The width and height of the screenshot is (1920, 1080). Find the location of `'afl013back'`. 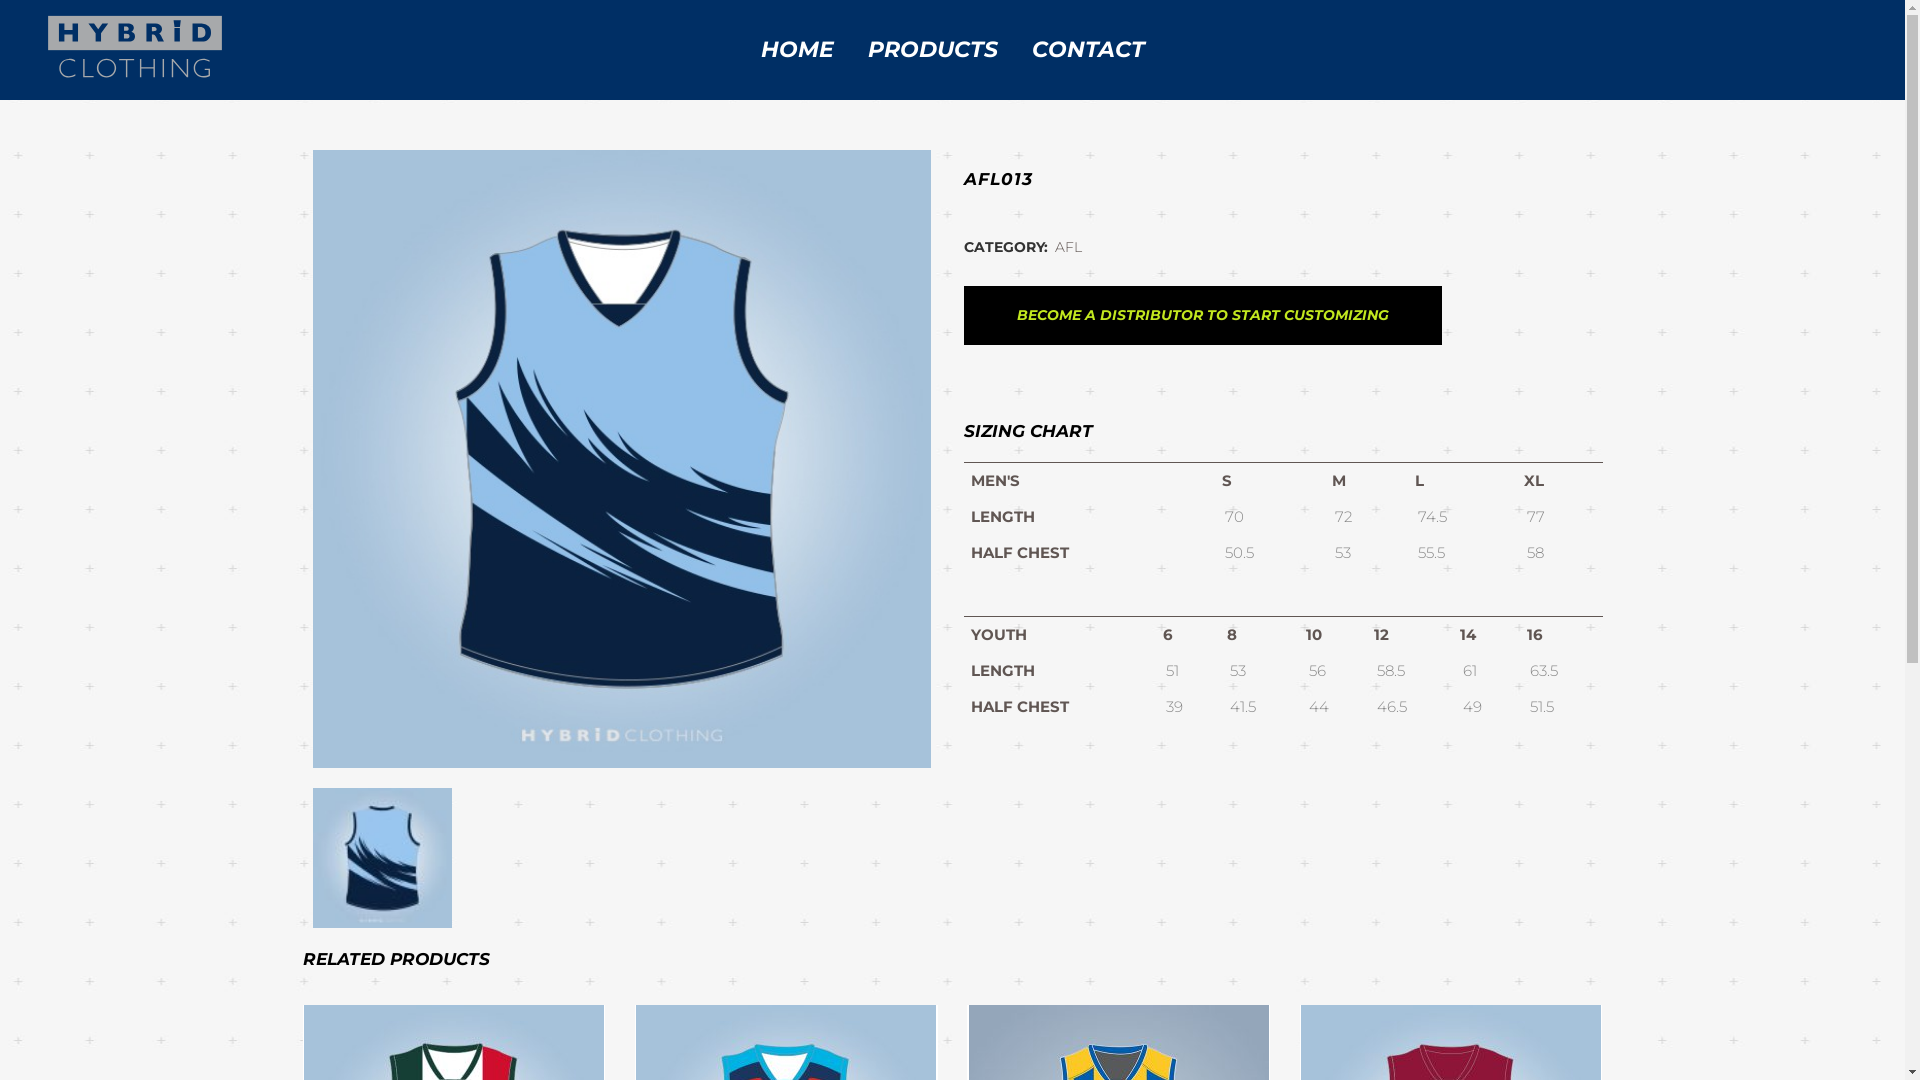

'afl013back' is located at coordinates (382, 856).